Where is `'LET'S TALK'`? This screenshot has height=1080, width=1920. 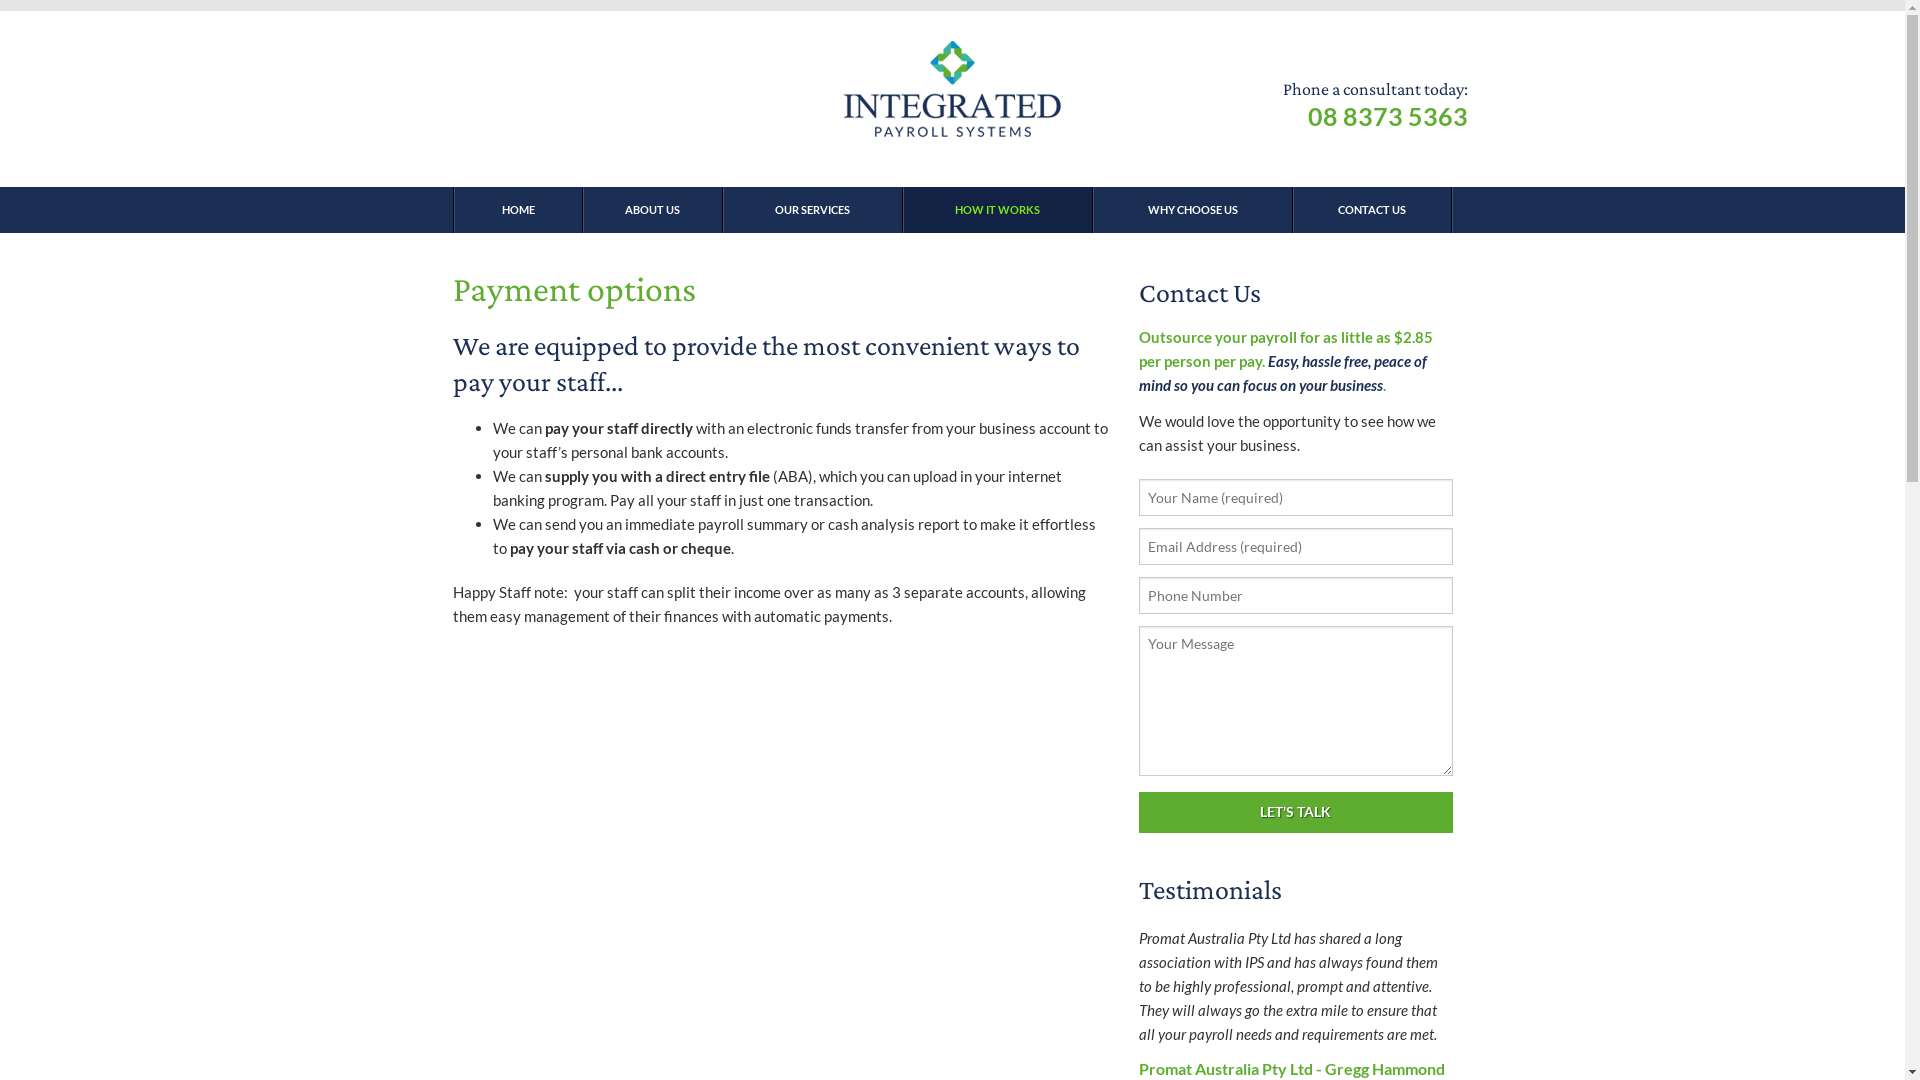
'LET'S TALK' is located at coordinates (1295, 812).